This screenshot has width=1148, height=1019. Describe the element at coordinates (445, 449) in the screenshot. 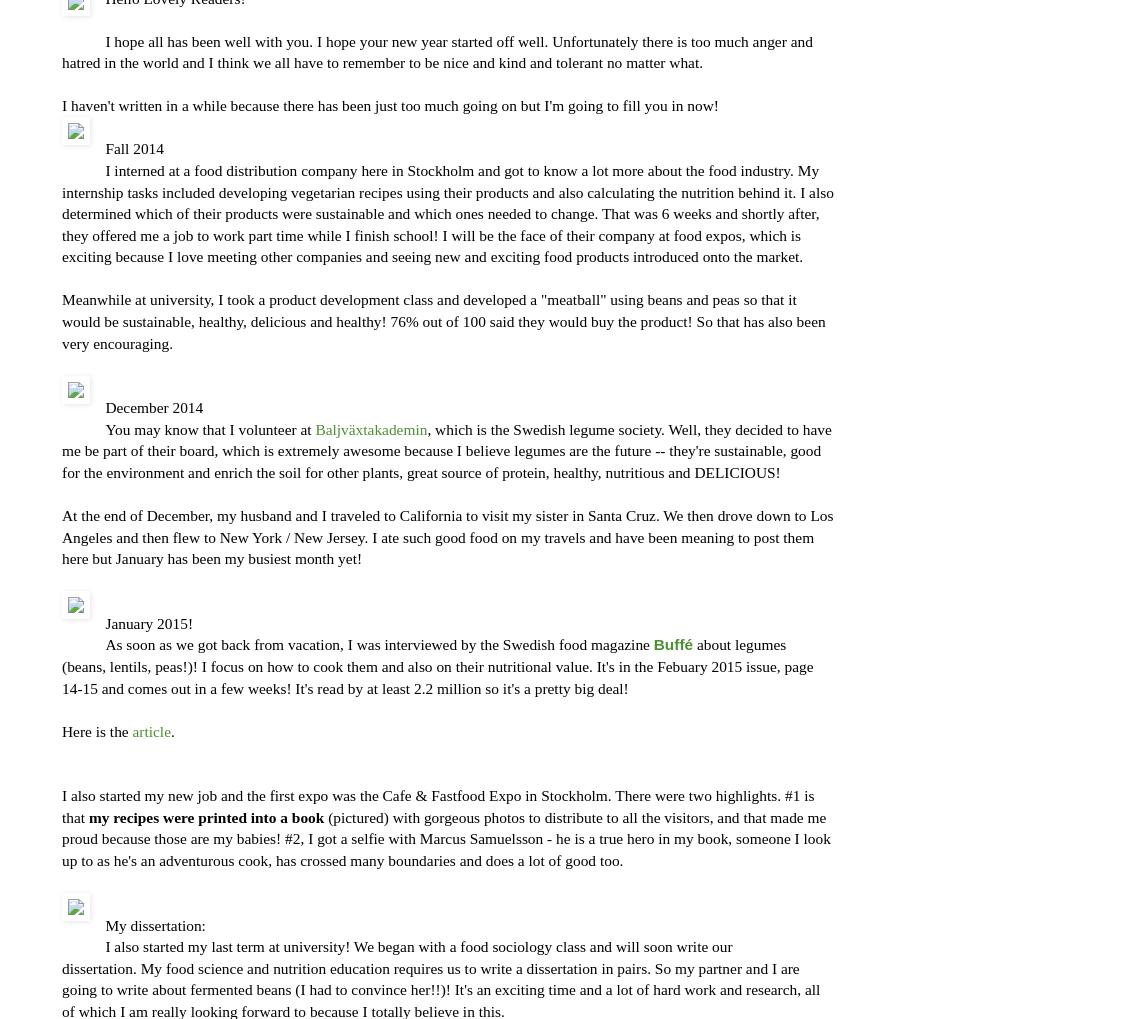

I see `', which is the Swedish legume society. Well, they decided to have me be part of their board, which is extremely awesome because I believe legumes are the future -- they're sustainable, good for the environment and enrich the soil for other plants, great source of protein, healthy, nutritious and DELICIOUS!'` at that location.